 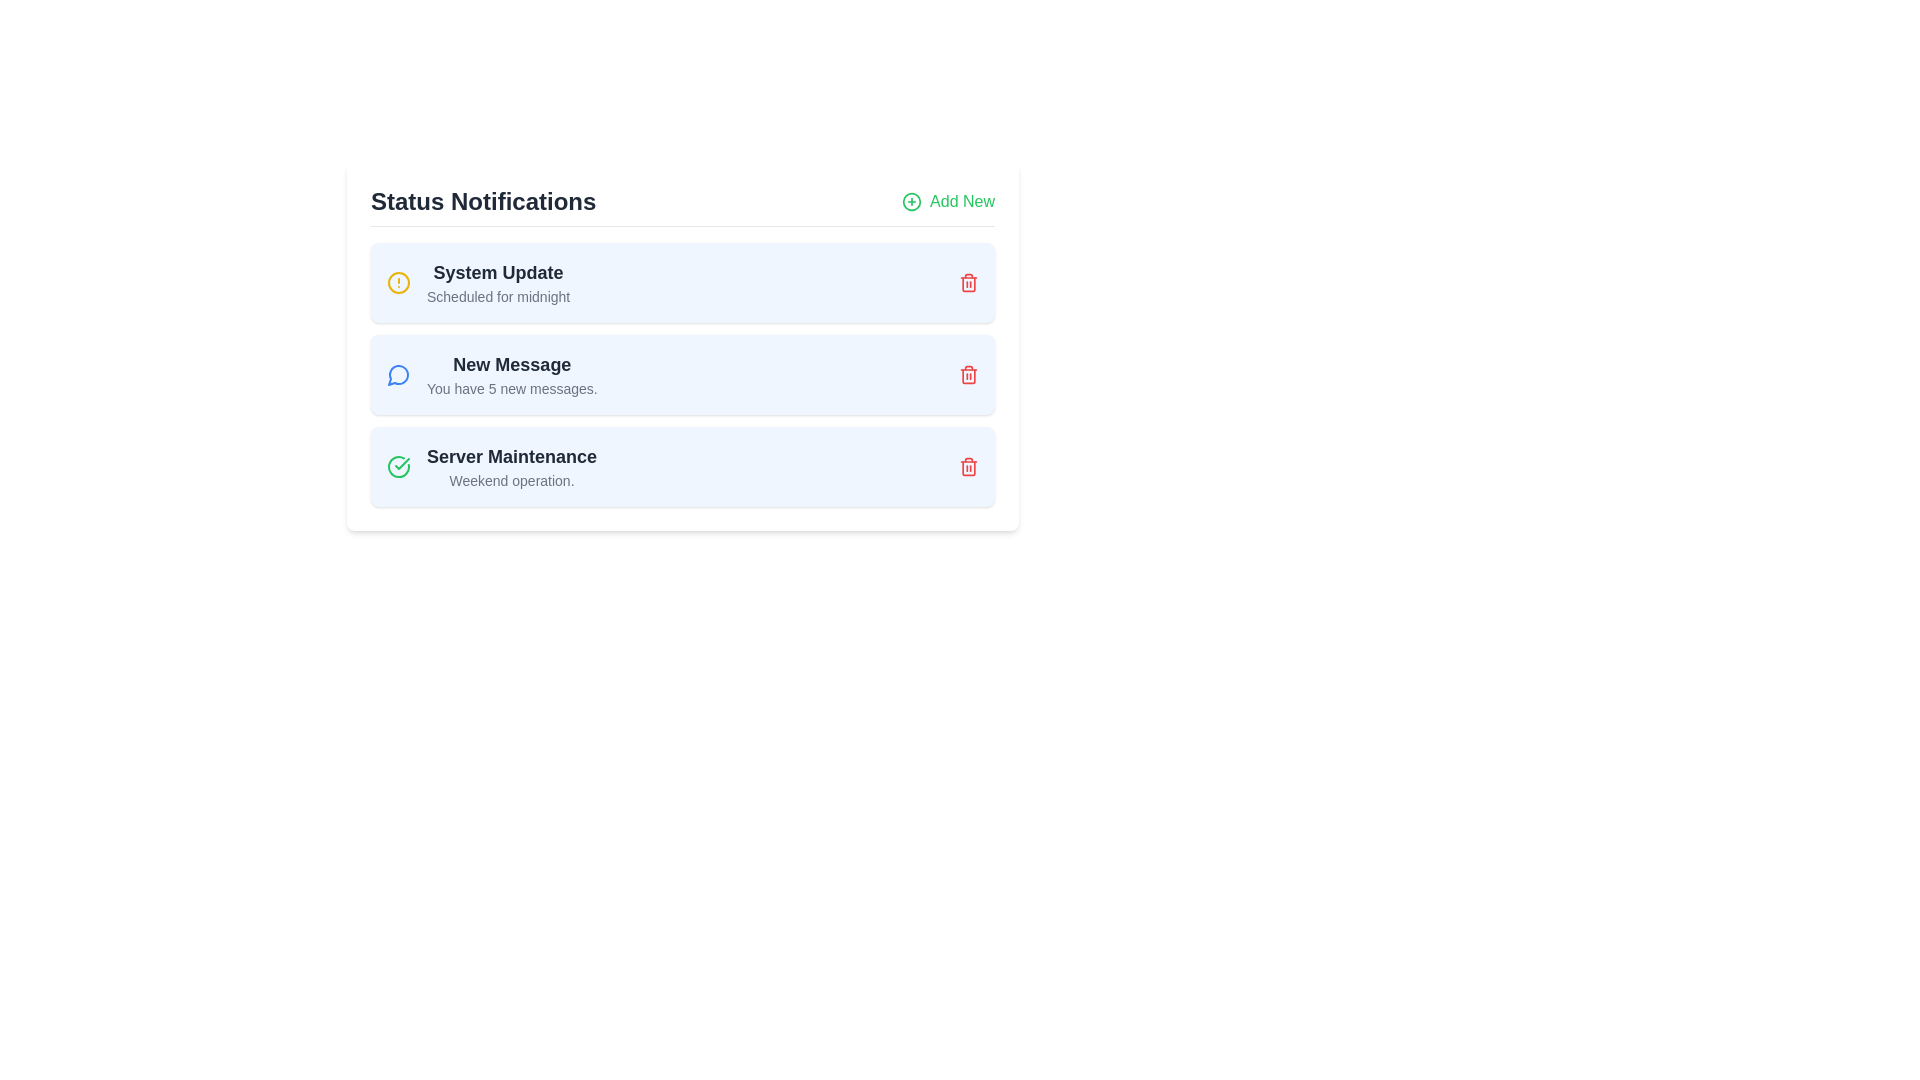 What do you see at coordinates (947, 201) in the screenshot?
I see `the 'Add New' button to add a new item` at bounding box center [947, 201].